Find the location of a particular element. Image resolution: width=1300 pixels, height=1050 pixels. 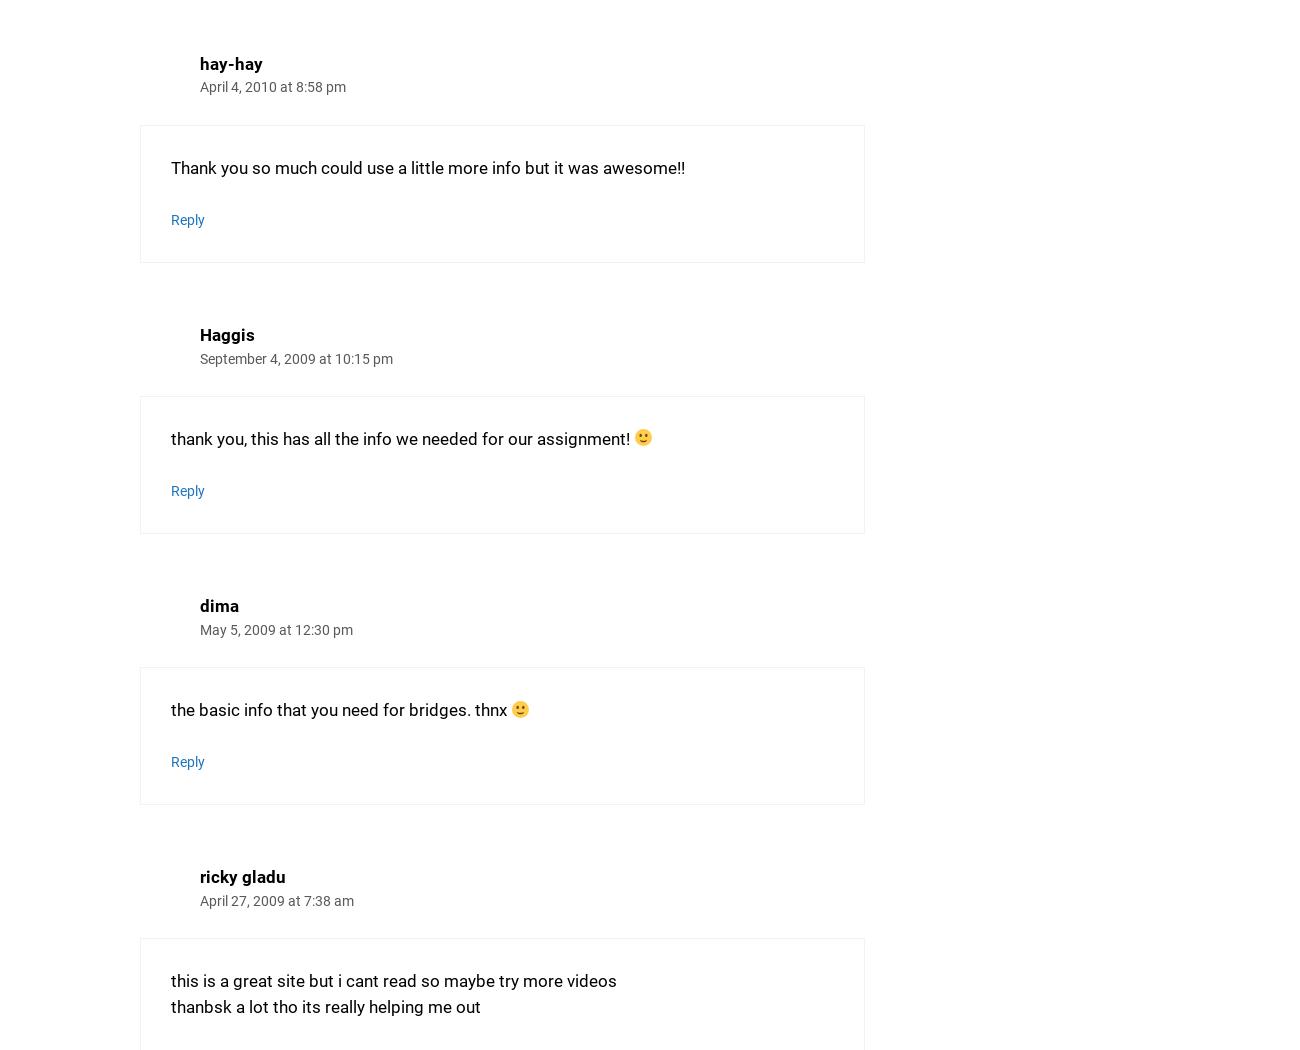

'September 4, 2009 at 10:15 pm' is located at coordinates (296, 357).